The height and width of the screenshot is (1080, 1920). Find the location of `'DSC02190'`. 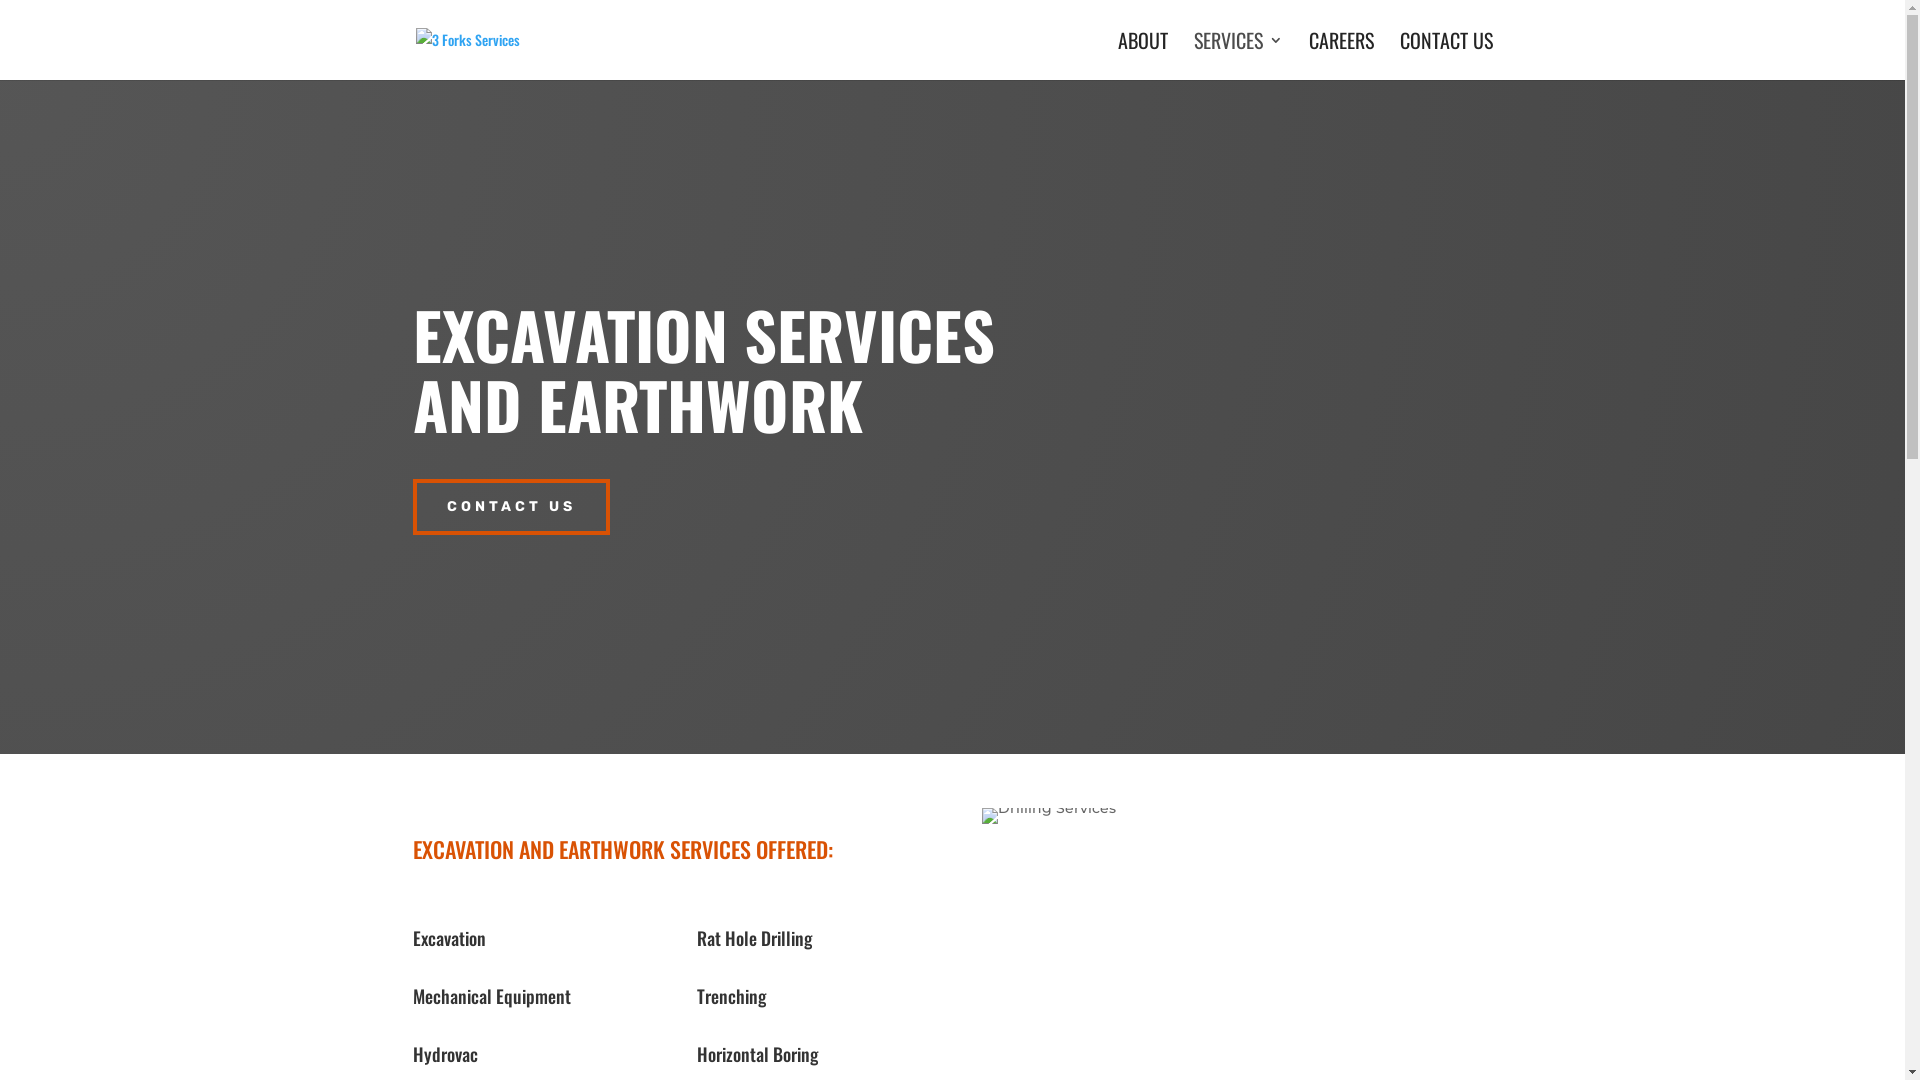

'DSC02190' is located at coordinates (1048, 816).